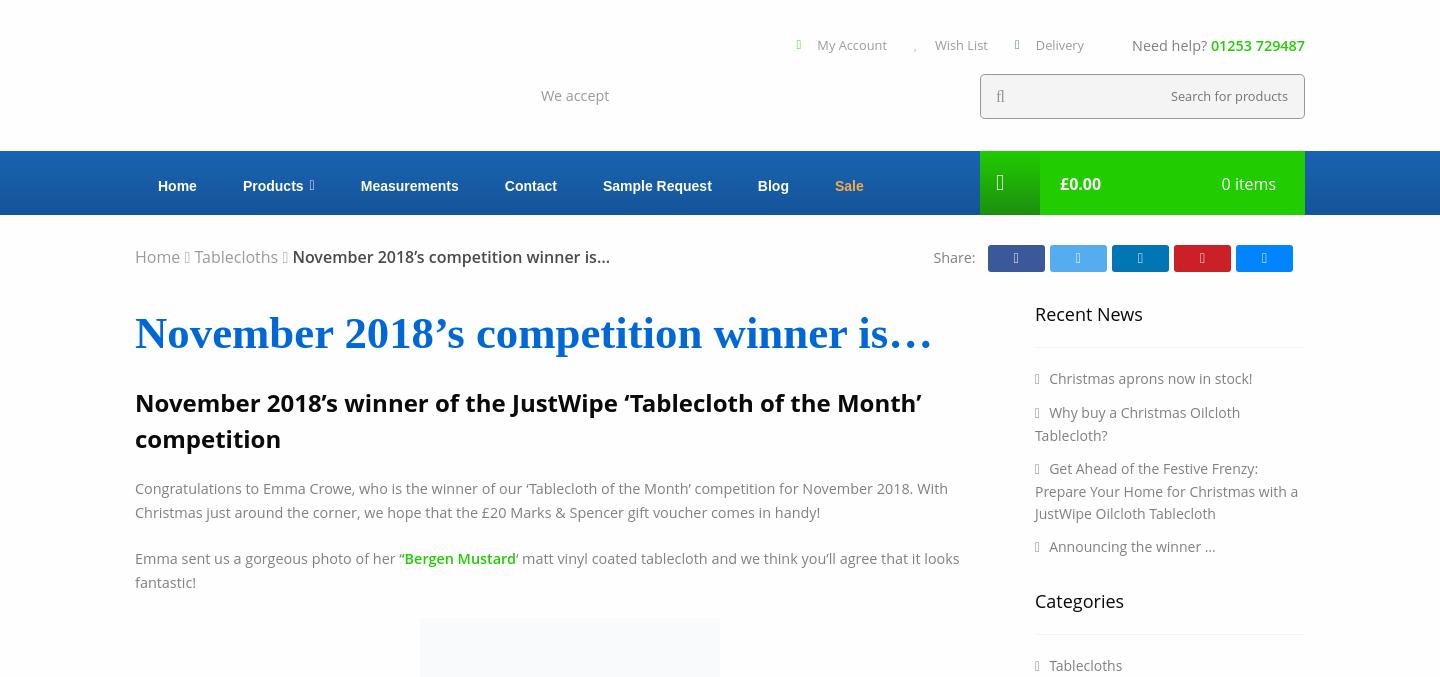  What do you see at coordinates (834, 184) in the screenshot?
I see `'Sale'` at bounding box center [834, 184].